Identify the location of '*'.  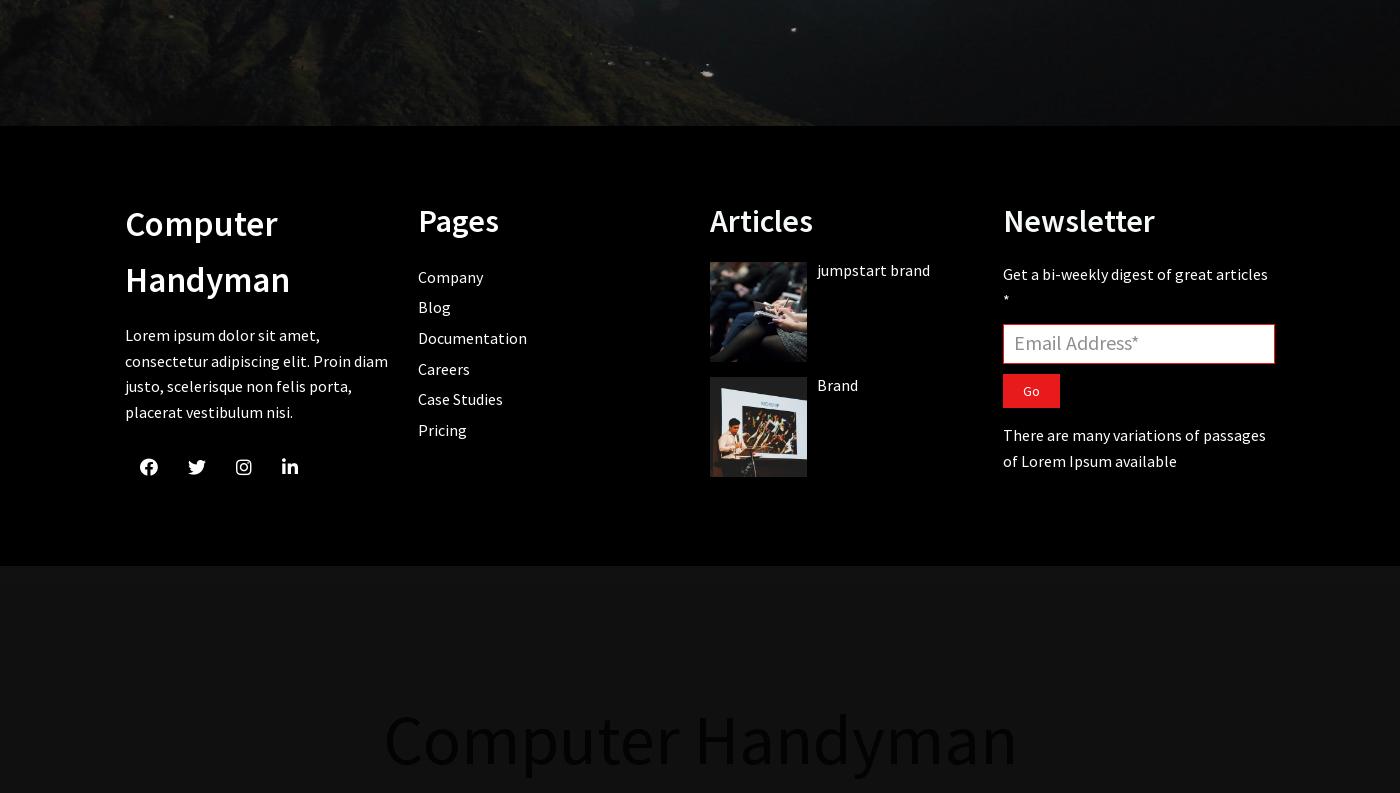
(1005, 297).